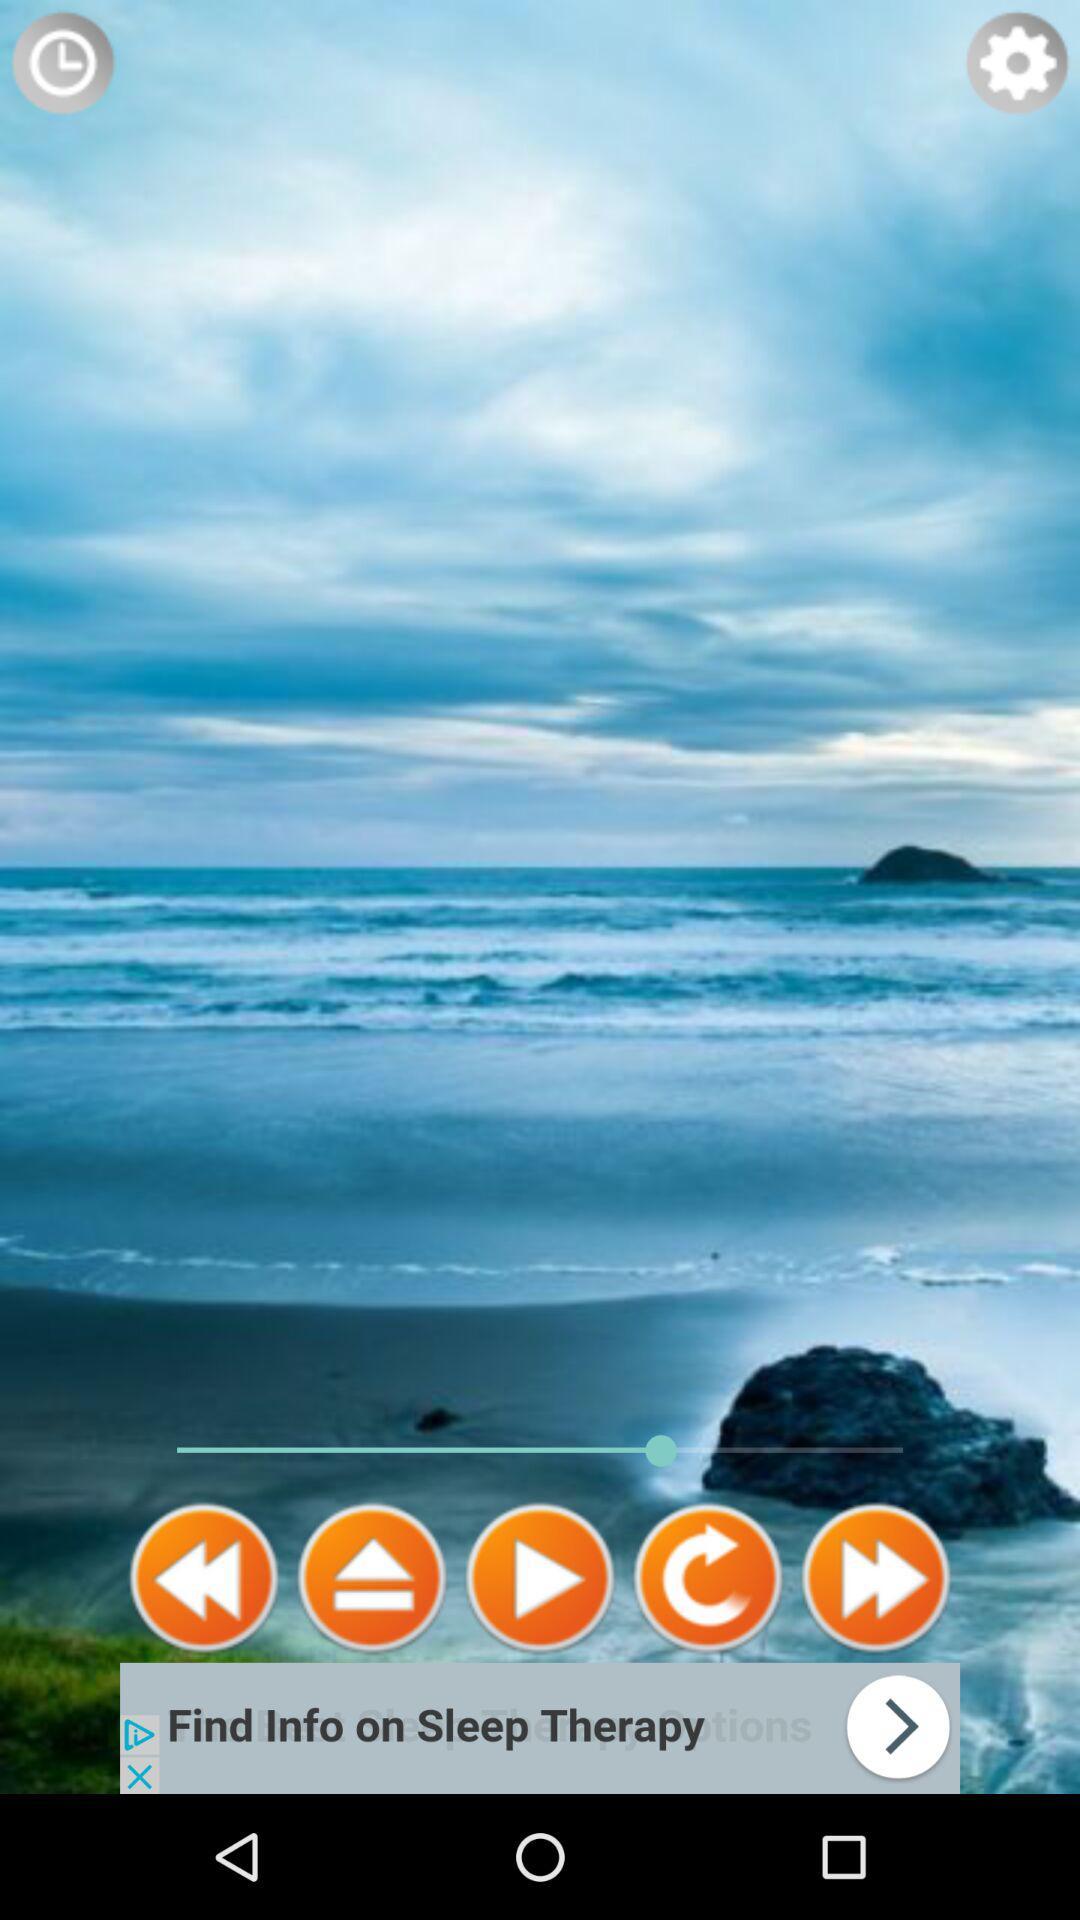 The image size is (1080, 1920). Describe the element at coordinates (540, 1577) in the screenshot. I see `music` at that location.